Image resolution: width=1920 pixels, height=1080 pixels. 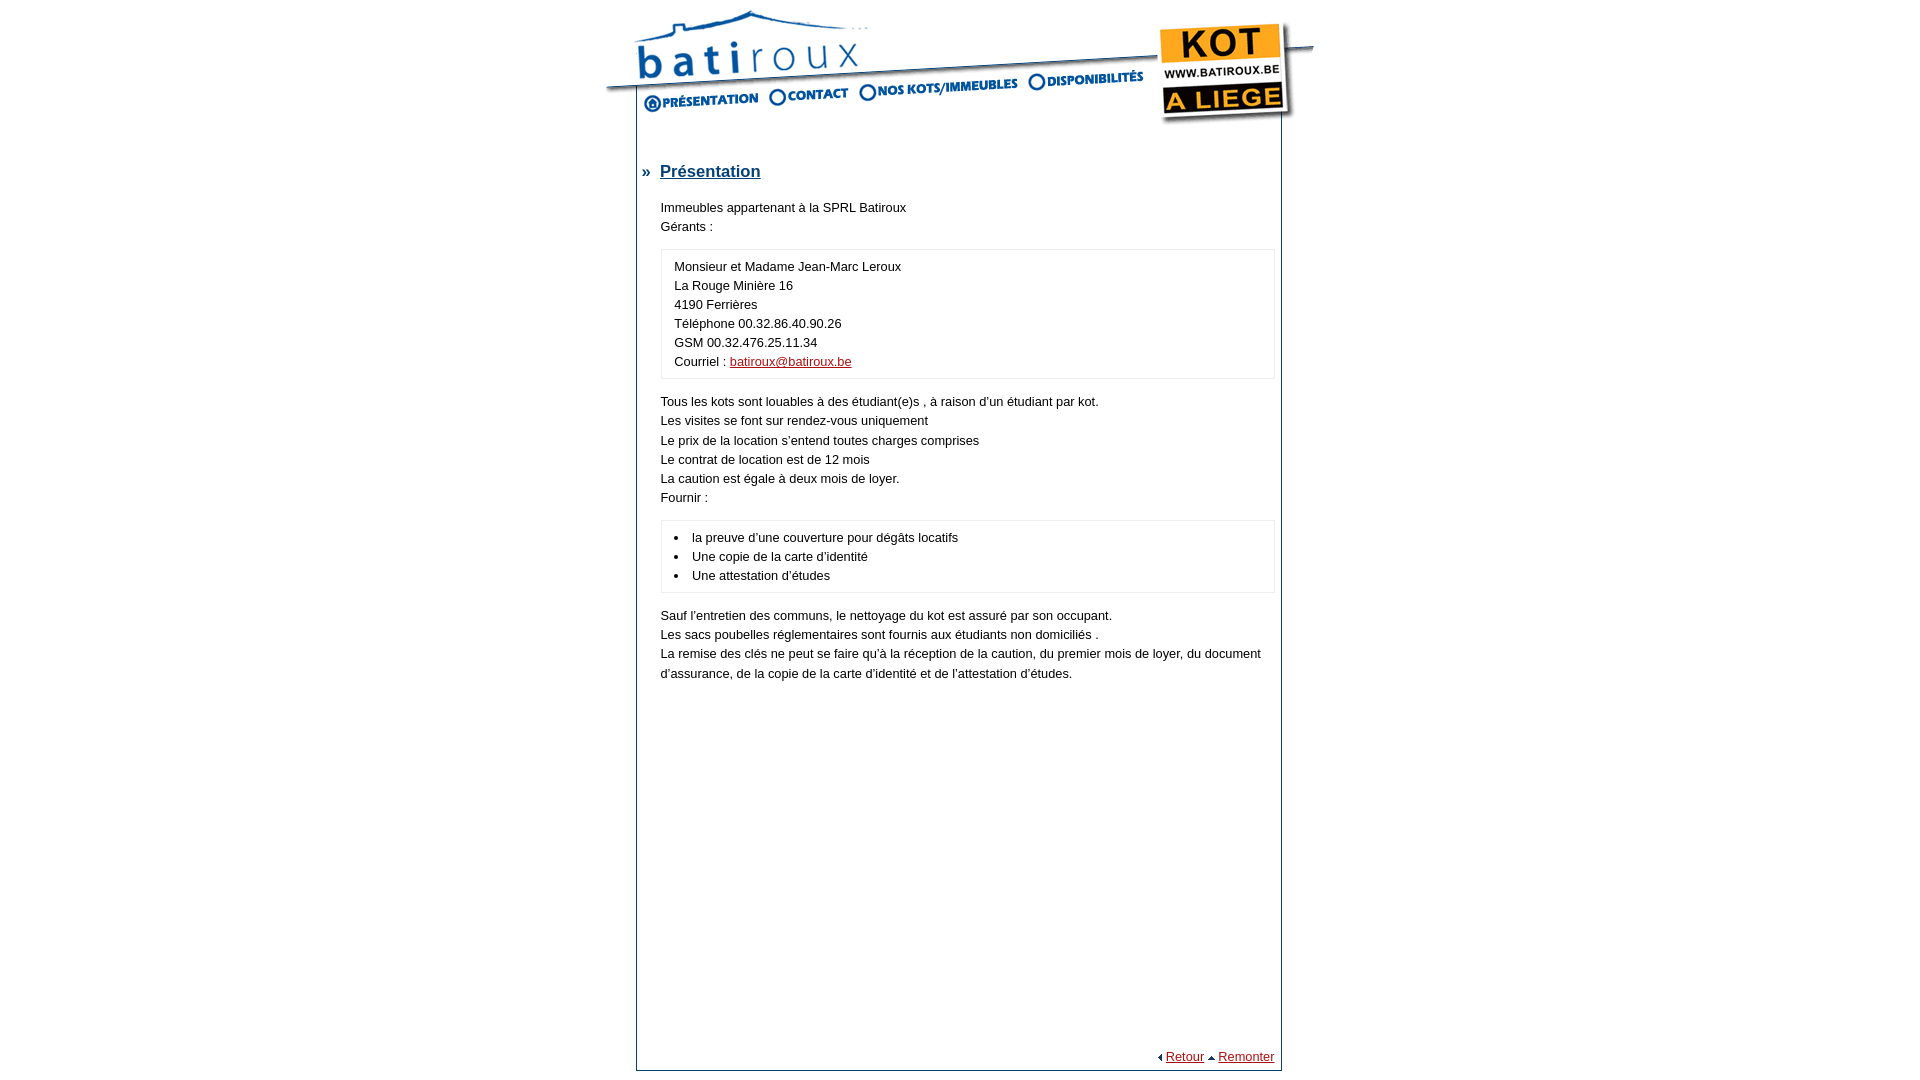 I want to click on 'Retour', so click(x=1185, y=1055).